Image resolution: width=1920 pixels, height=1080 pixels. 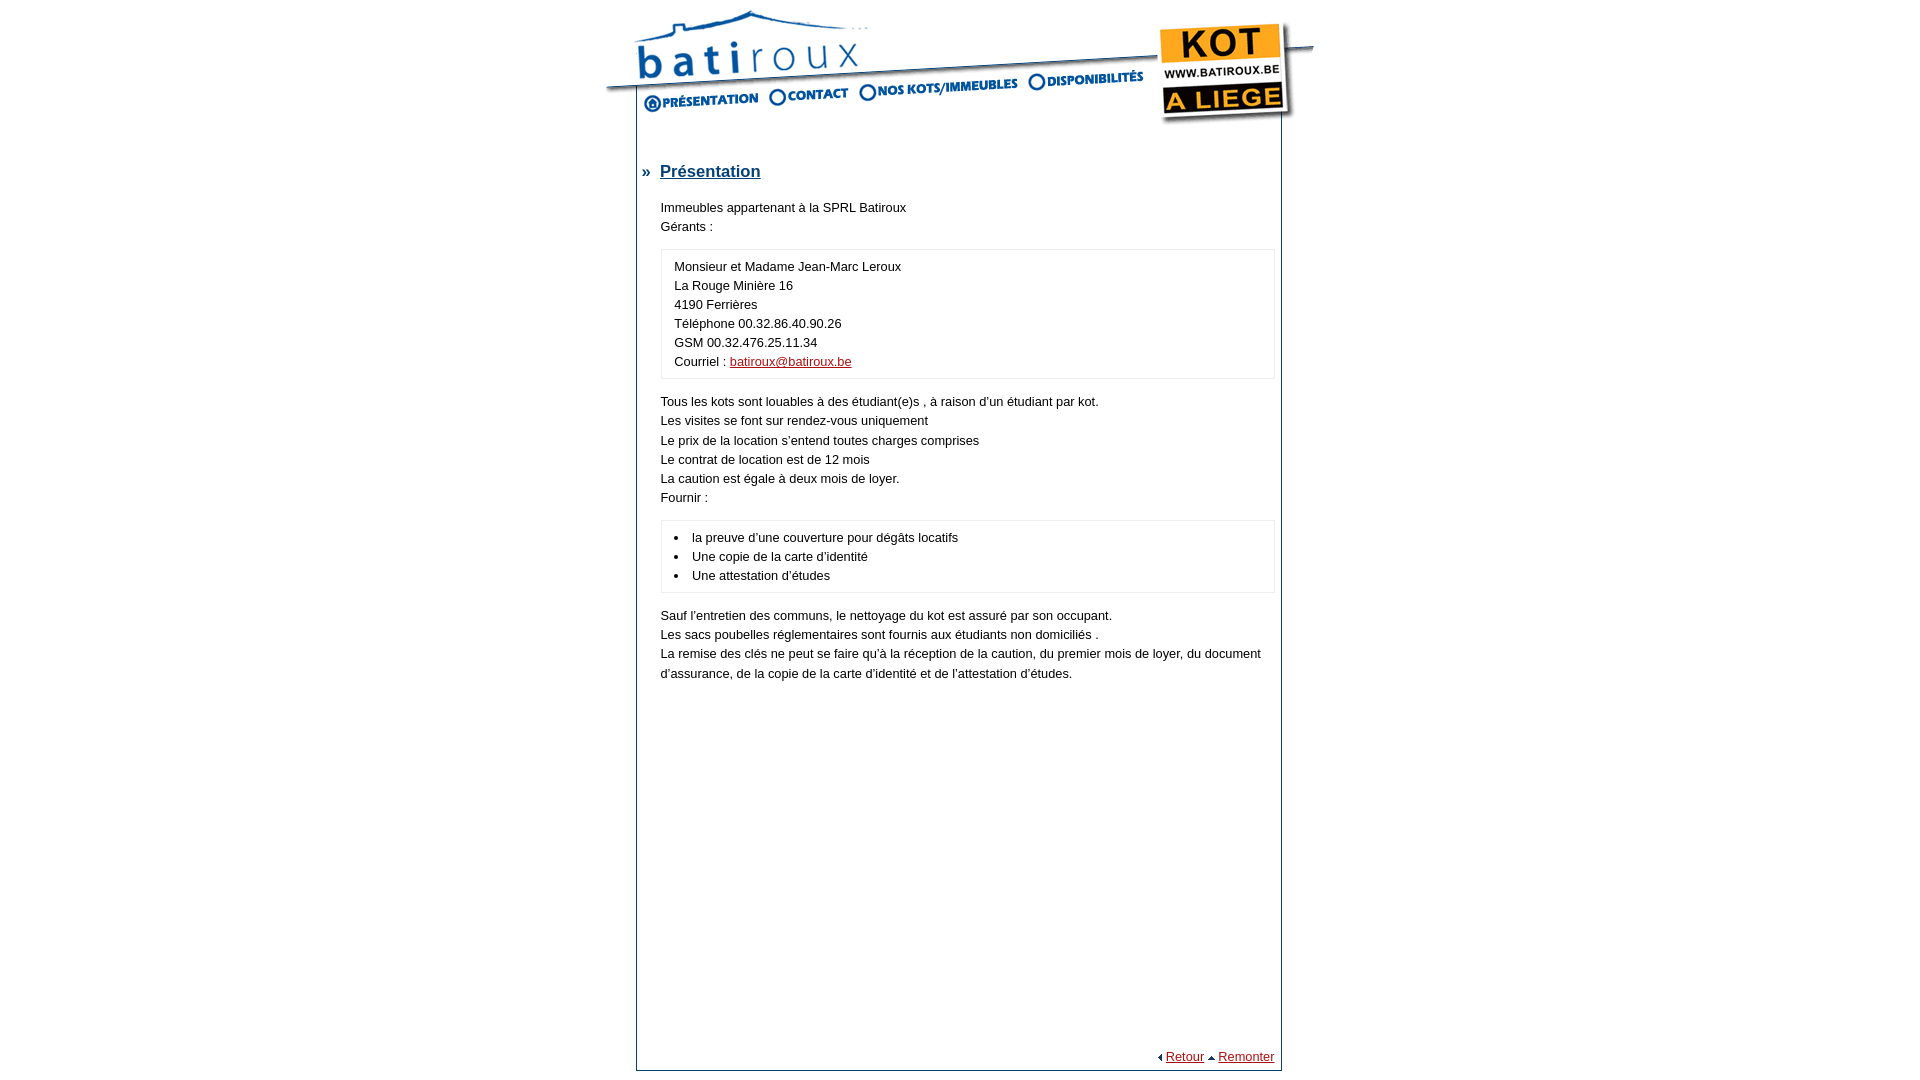 I want to click on 'Retour', so click(x=1185, y=1055).